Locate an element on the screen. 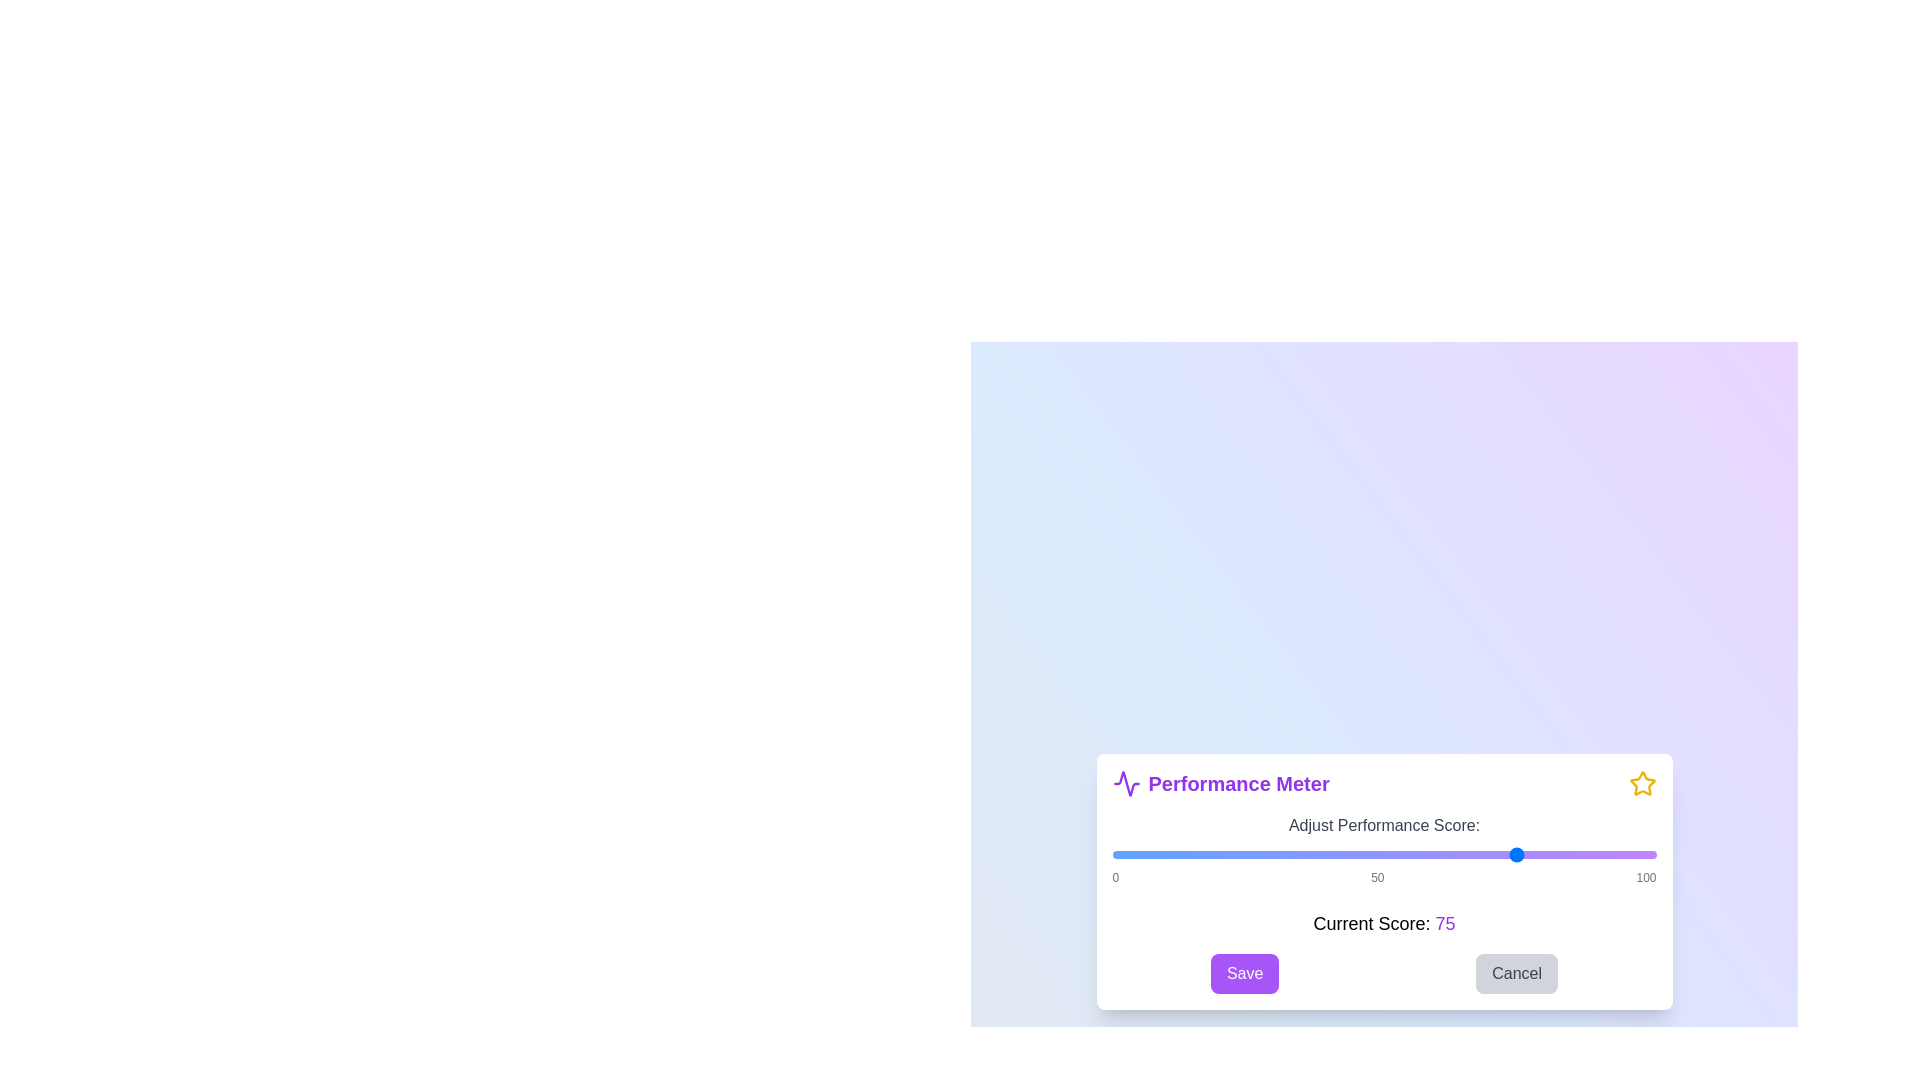 The width and height of the screenshot is (1920, 1080). the performance score to 84 using the slider is located at coordinates (1568, 855).